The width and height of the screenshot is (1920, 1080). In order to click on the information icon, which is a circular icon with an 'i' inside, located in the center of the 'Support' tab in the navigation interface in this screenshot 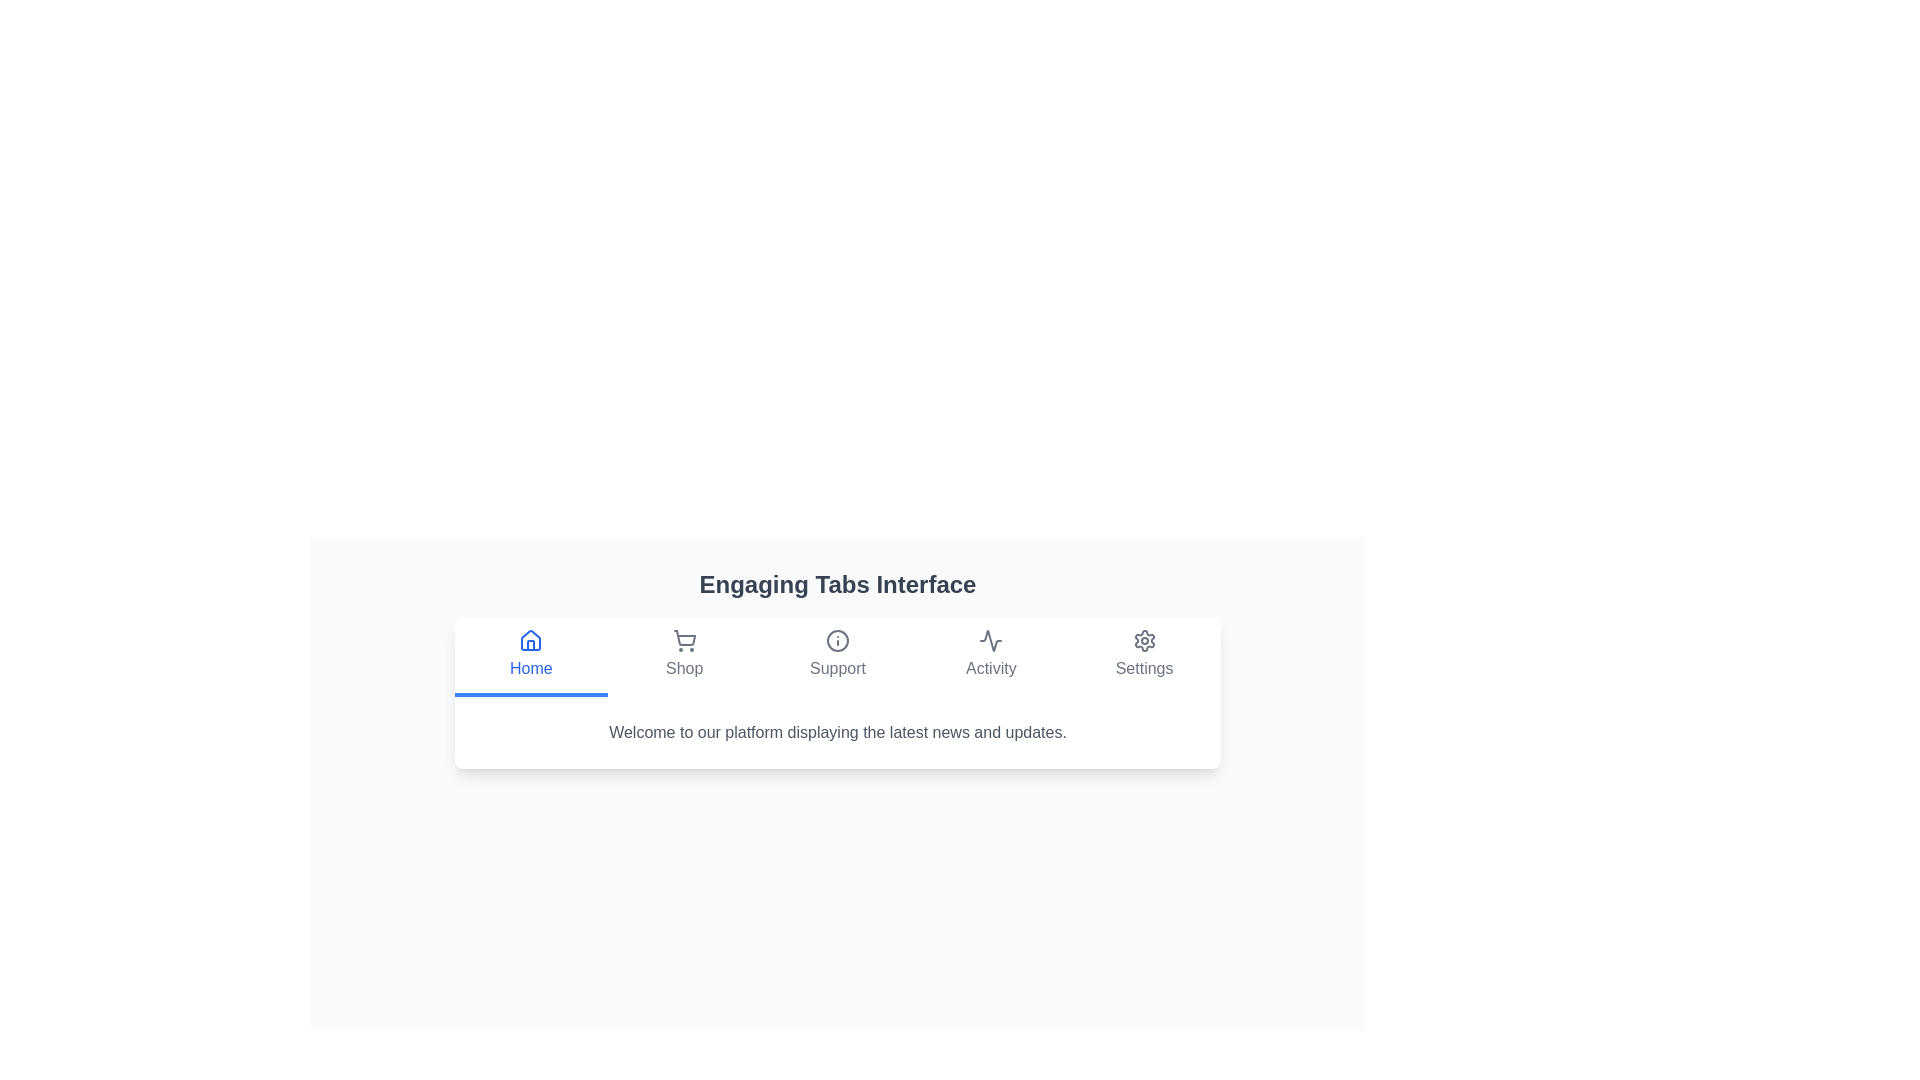, I will do `click(837, 640)`.